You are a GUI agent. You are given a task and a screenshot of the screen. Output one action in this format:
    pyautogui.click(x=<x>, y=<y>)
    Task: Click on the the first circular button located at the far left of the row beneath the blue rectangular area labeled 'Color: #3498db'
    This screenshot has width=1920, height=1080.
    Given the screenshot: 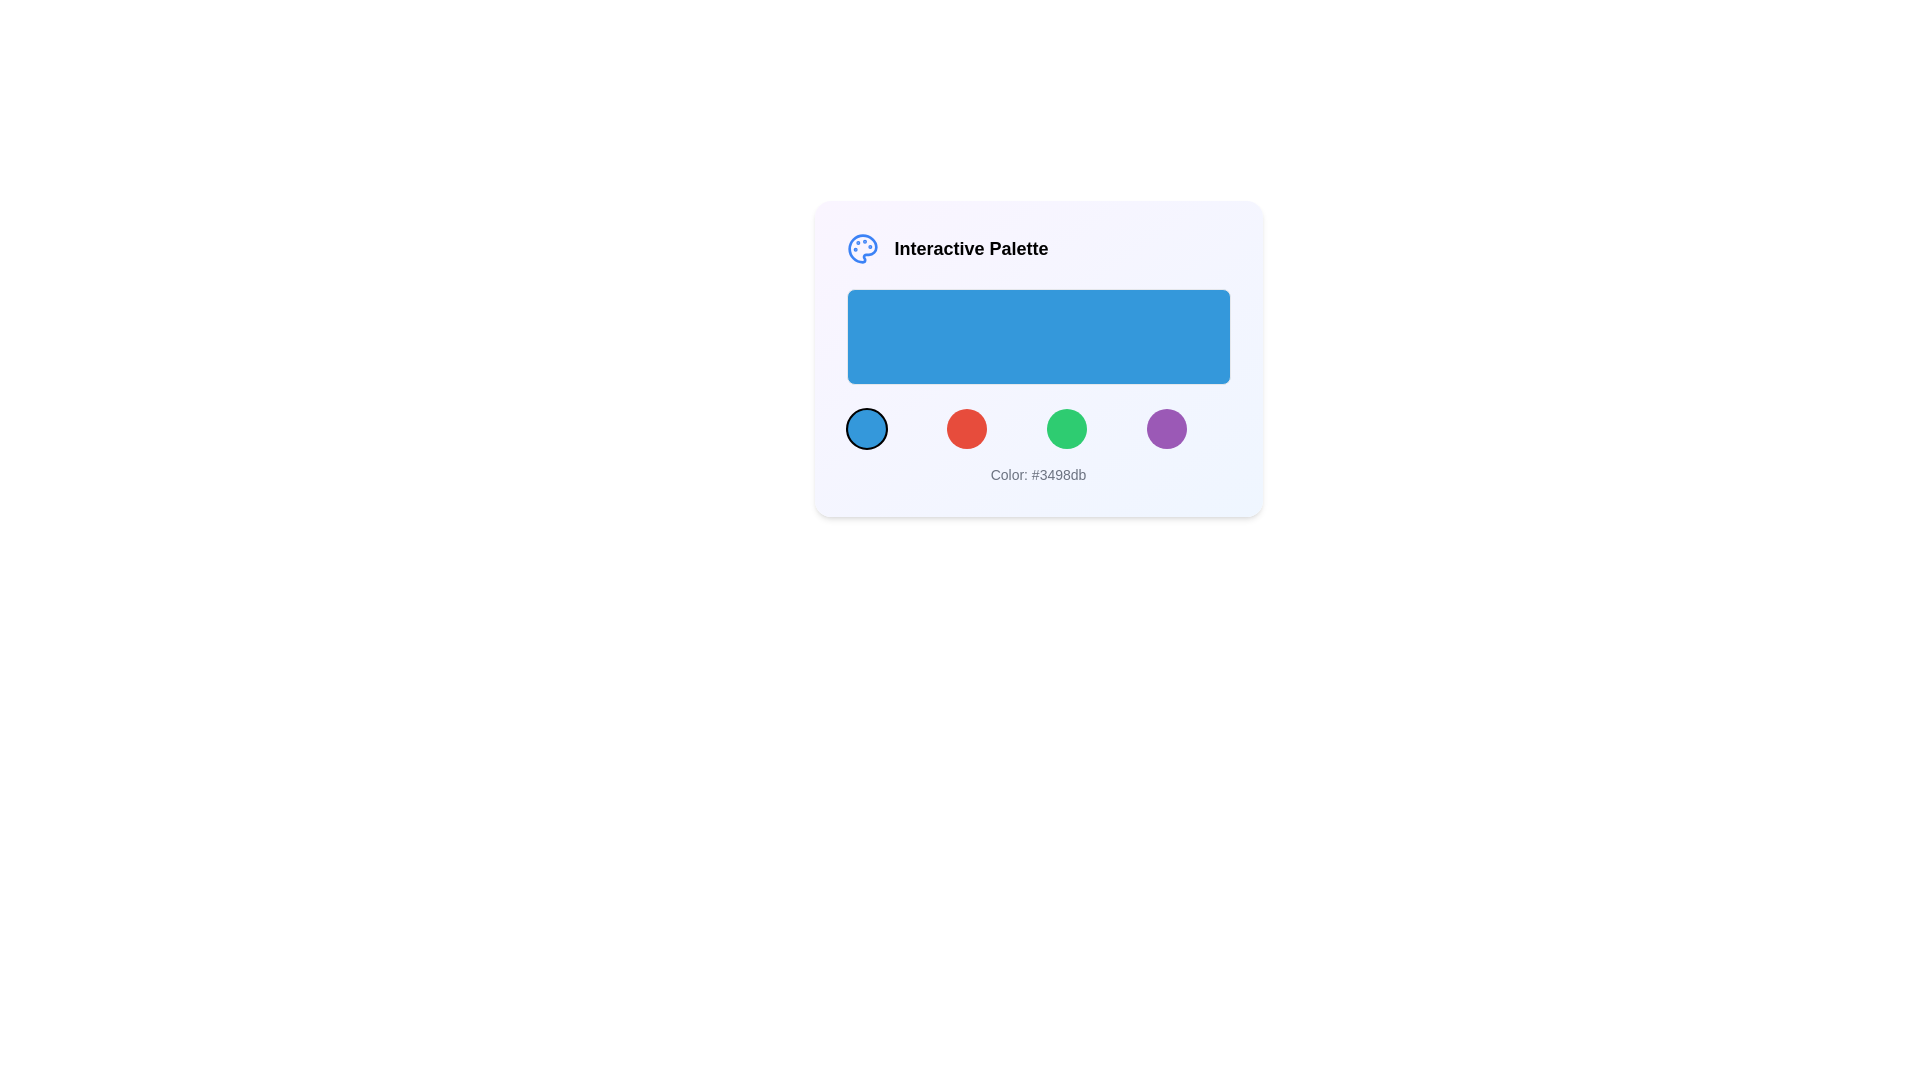 What is the action you would take?
    pyautogui.click(x=866, y=427)
    